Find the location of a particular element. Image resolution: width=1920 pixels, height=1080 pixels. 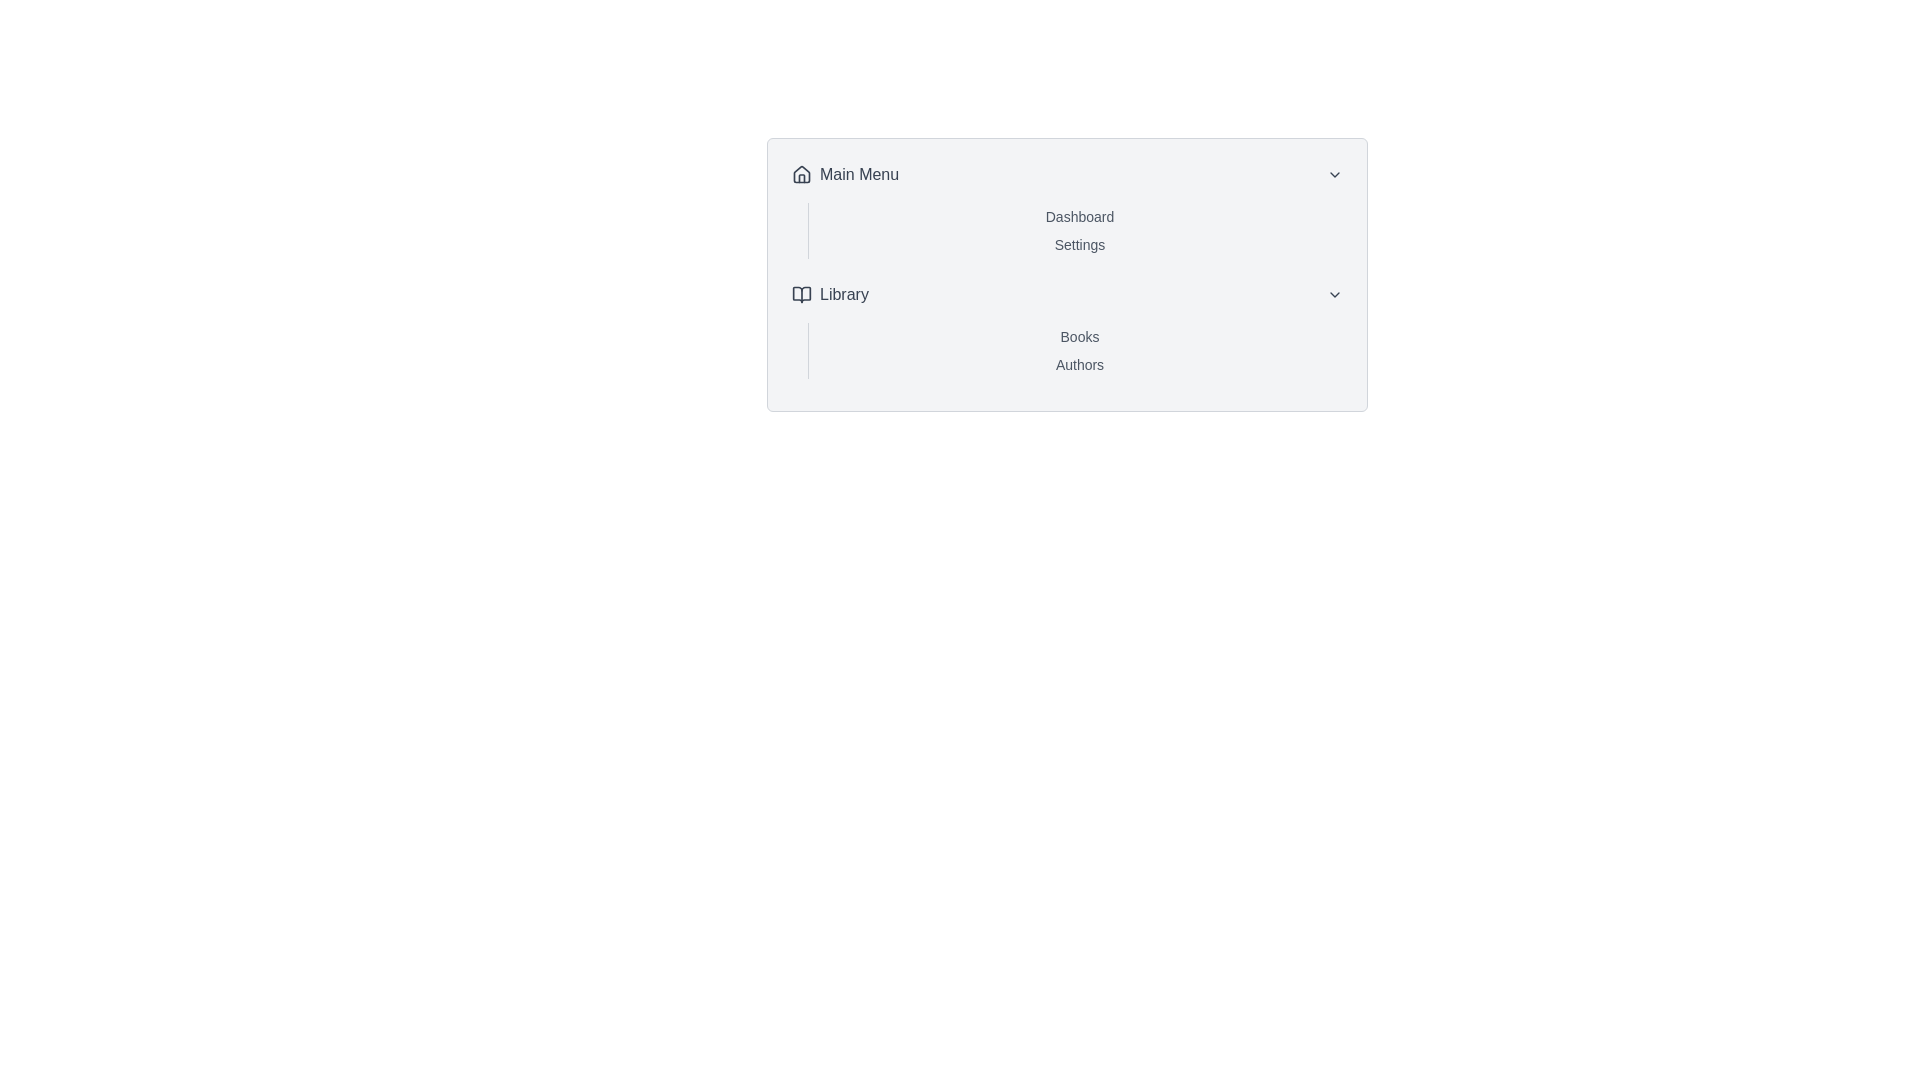

the text label under the 'Library' category that represents the Books section is located at coordinates (1079, 335).